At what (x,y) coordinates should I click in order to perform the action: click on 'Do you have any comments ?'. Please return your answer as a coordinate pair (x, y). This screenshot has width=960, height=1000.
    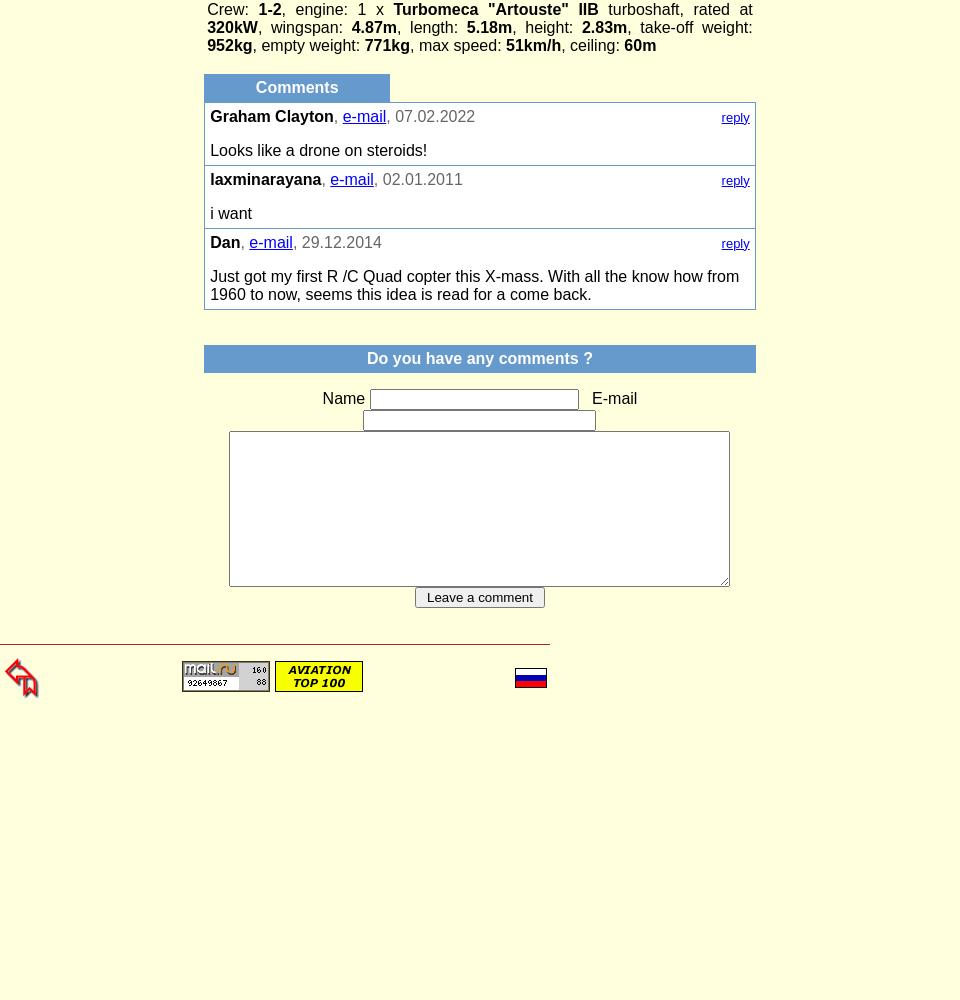
    Looking at the image, I should click on (366, 357).